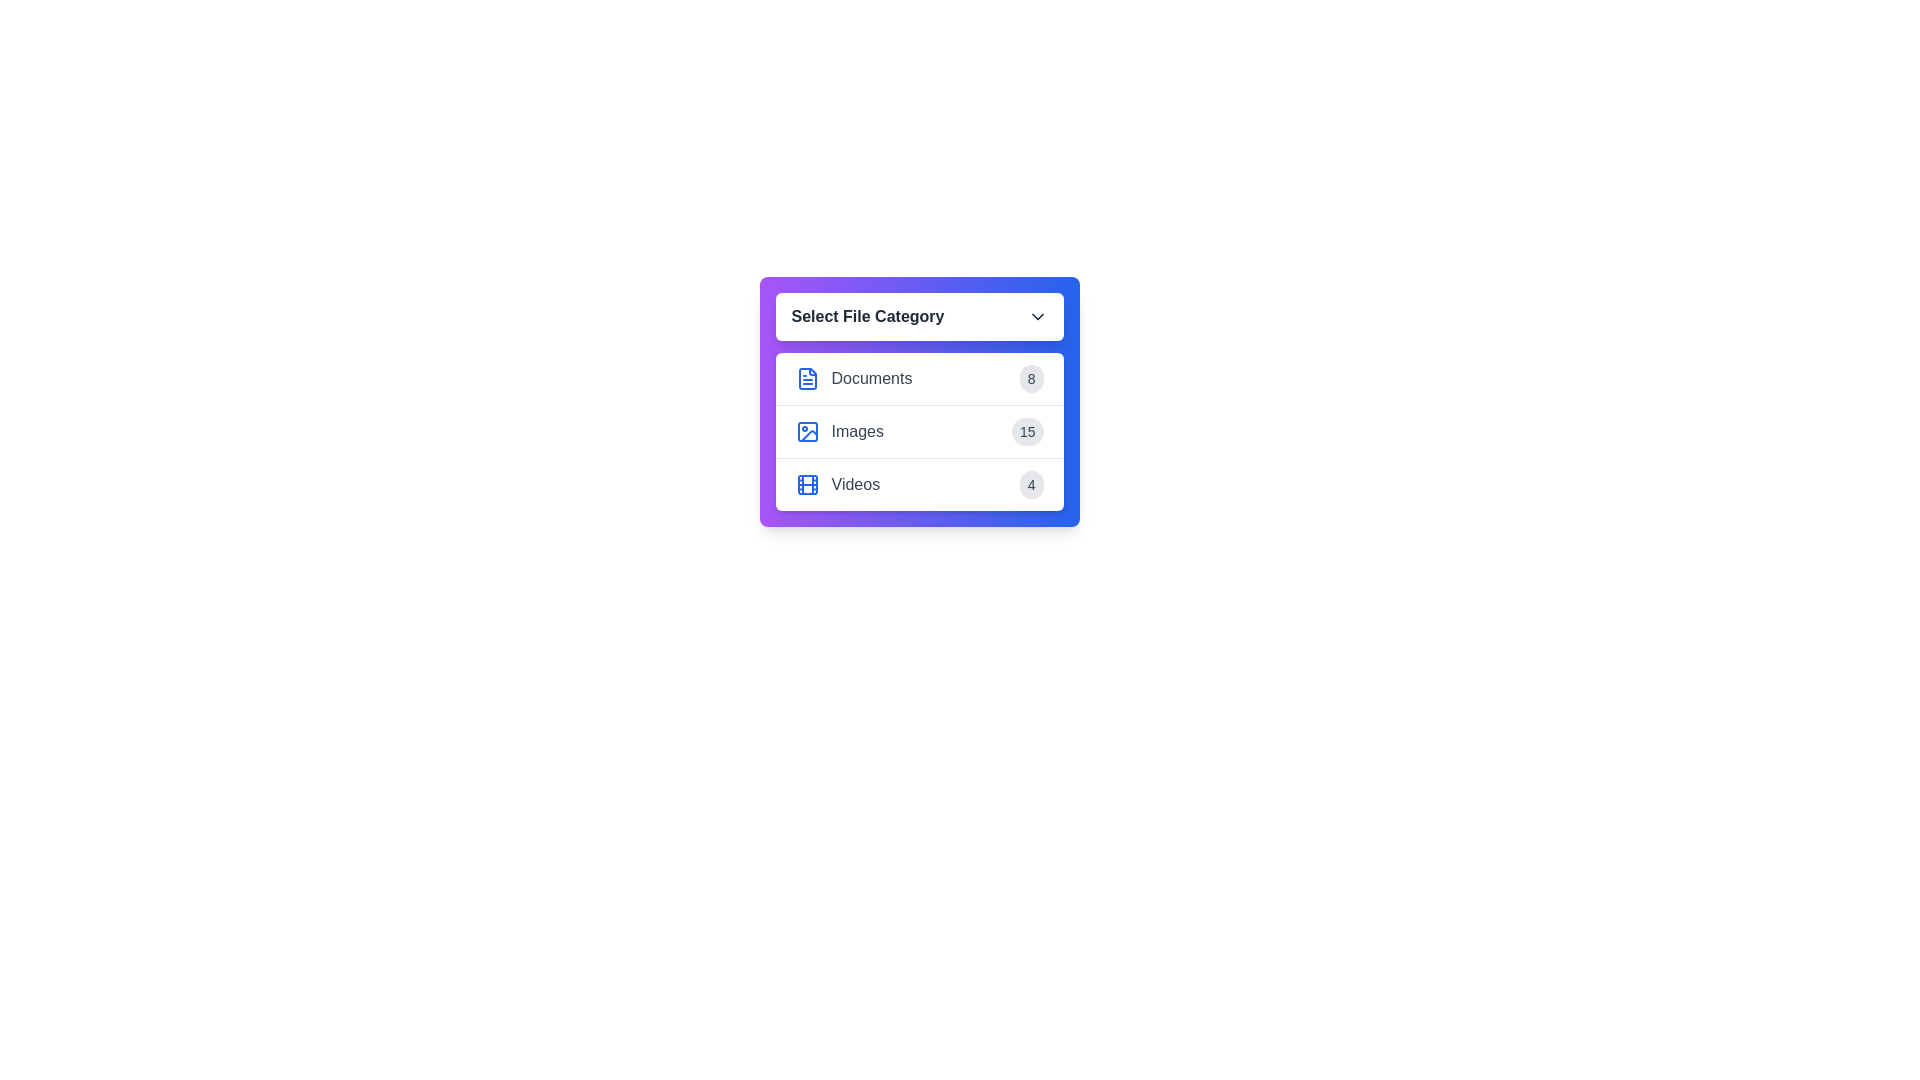 The height and width of the screenshot is (1080, 1920). What do you see at coordinates (855, 485) in the screenshot?
I see `text label 'Videos' which is the third option in the 'Select File Category' dropdown` at bounding box center [855, 485].